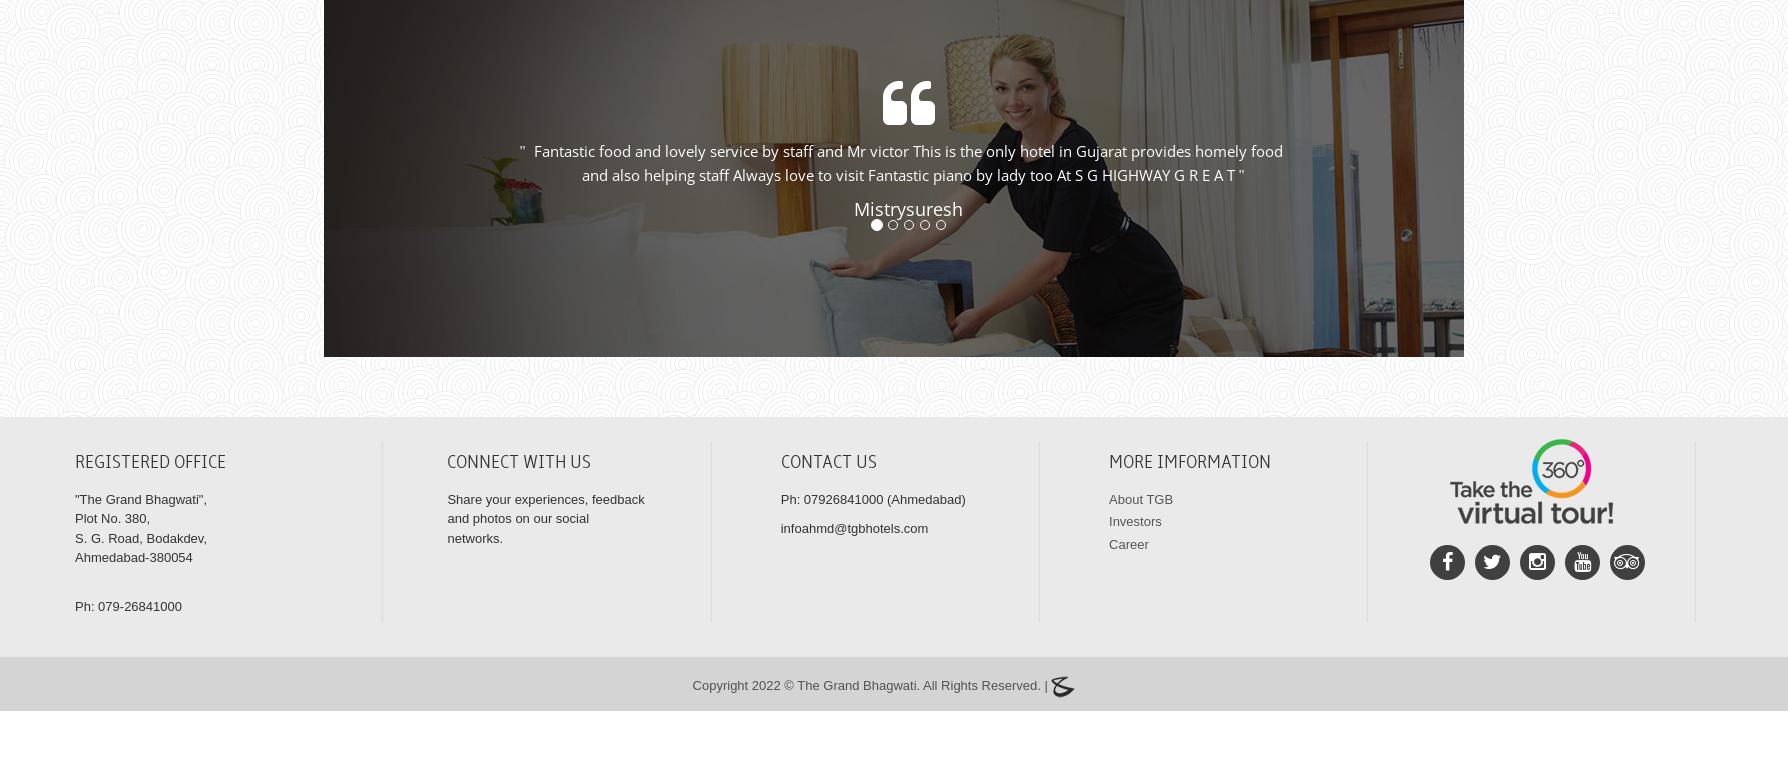 This screenshot has height=765, width=1788. Describe the element at coordinates (519, 486) in the screenshot. I see `'Connect With Us'` at that location.